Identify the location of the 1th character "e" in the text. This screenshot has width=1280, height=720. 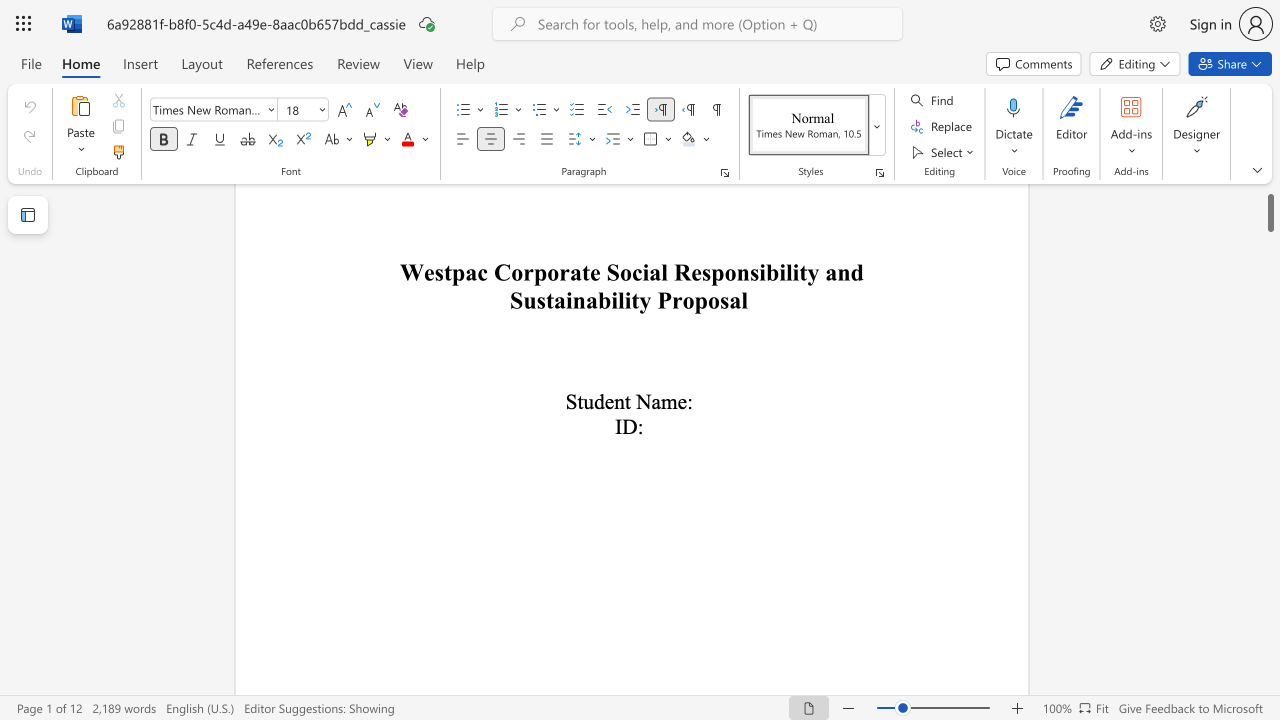
(608, 401).